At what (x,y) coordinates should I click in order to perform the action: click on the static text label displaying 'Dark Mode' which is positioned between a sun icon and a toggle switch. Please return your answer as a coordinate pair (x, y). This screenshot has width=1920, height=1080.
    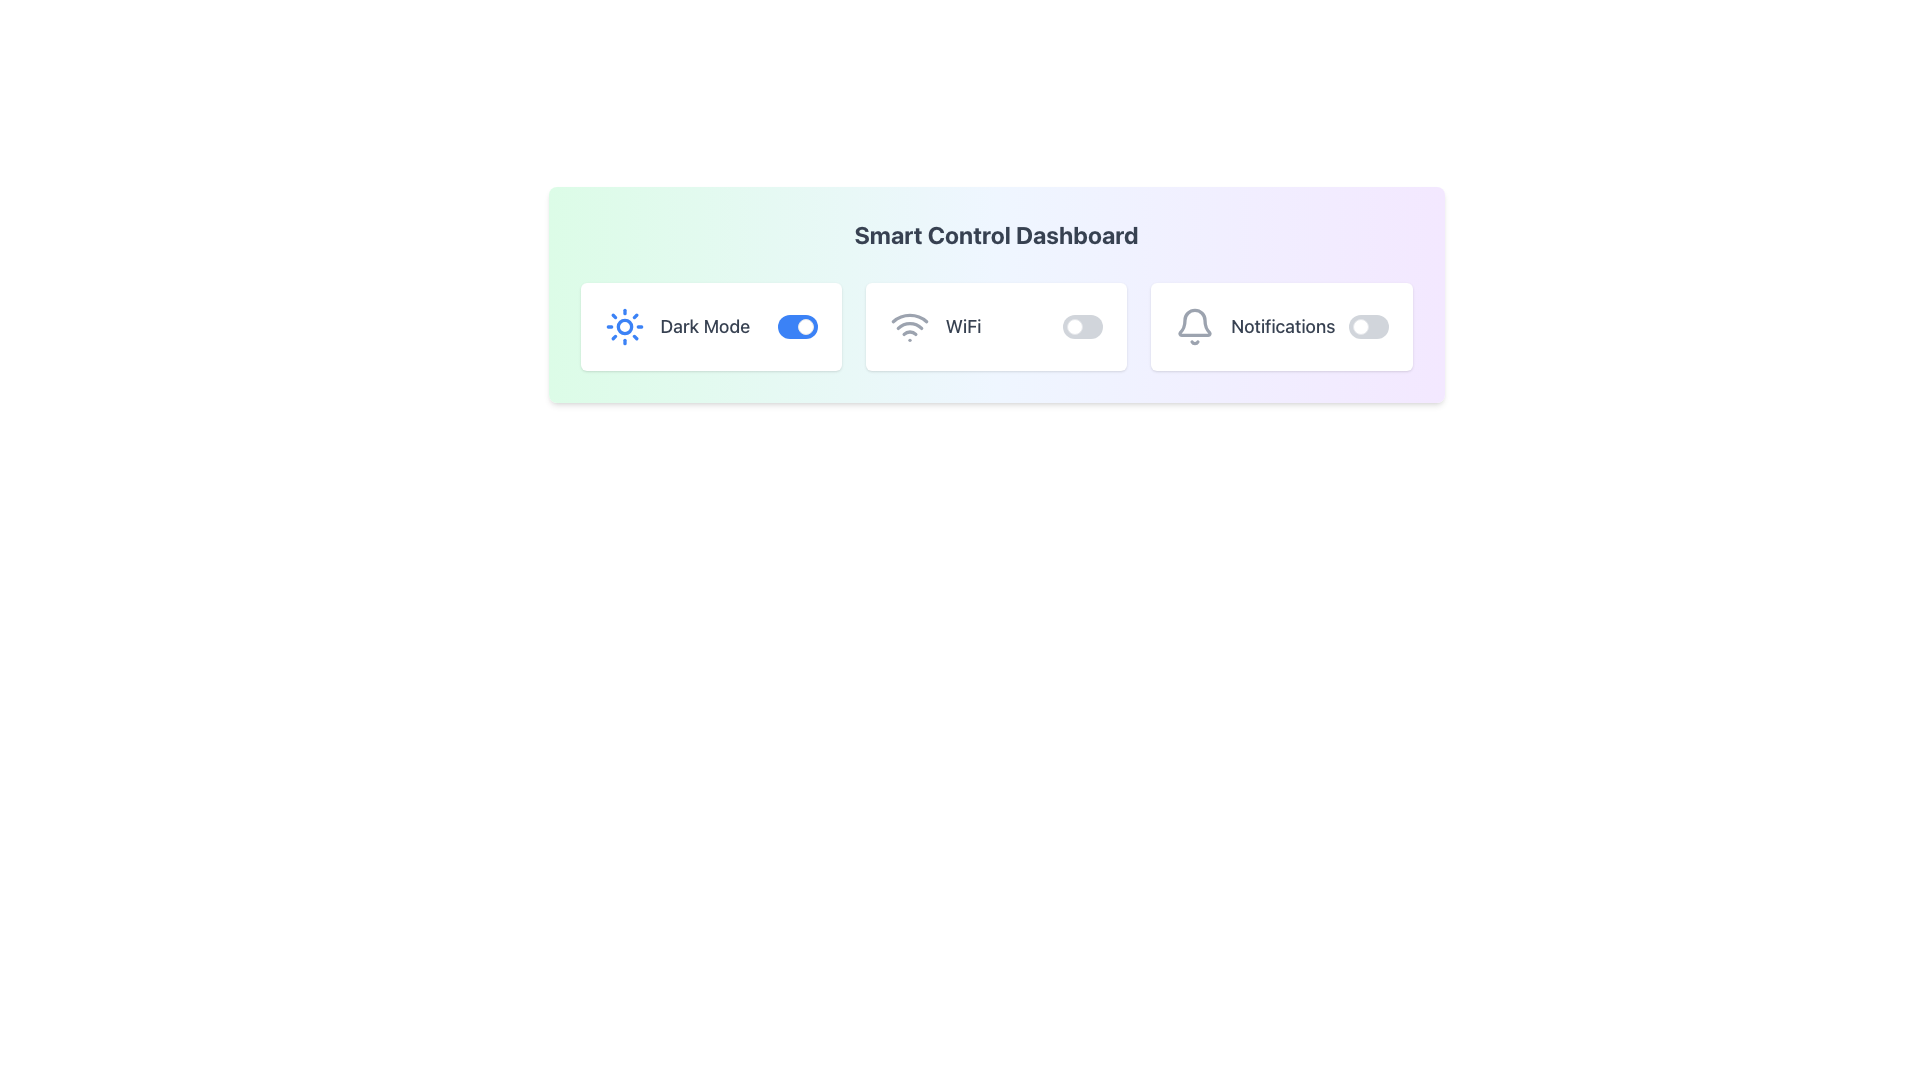
    Looking at the image, I should click on (705, 326).